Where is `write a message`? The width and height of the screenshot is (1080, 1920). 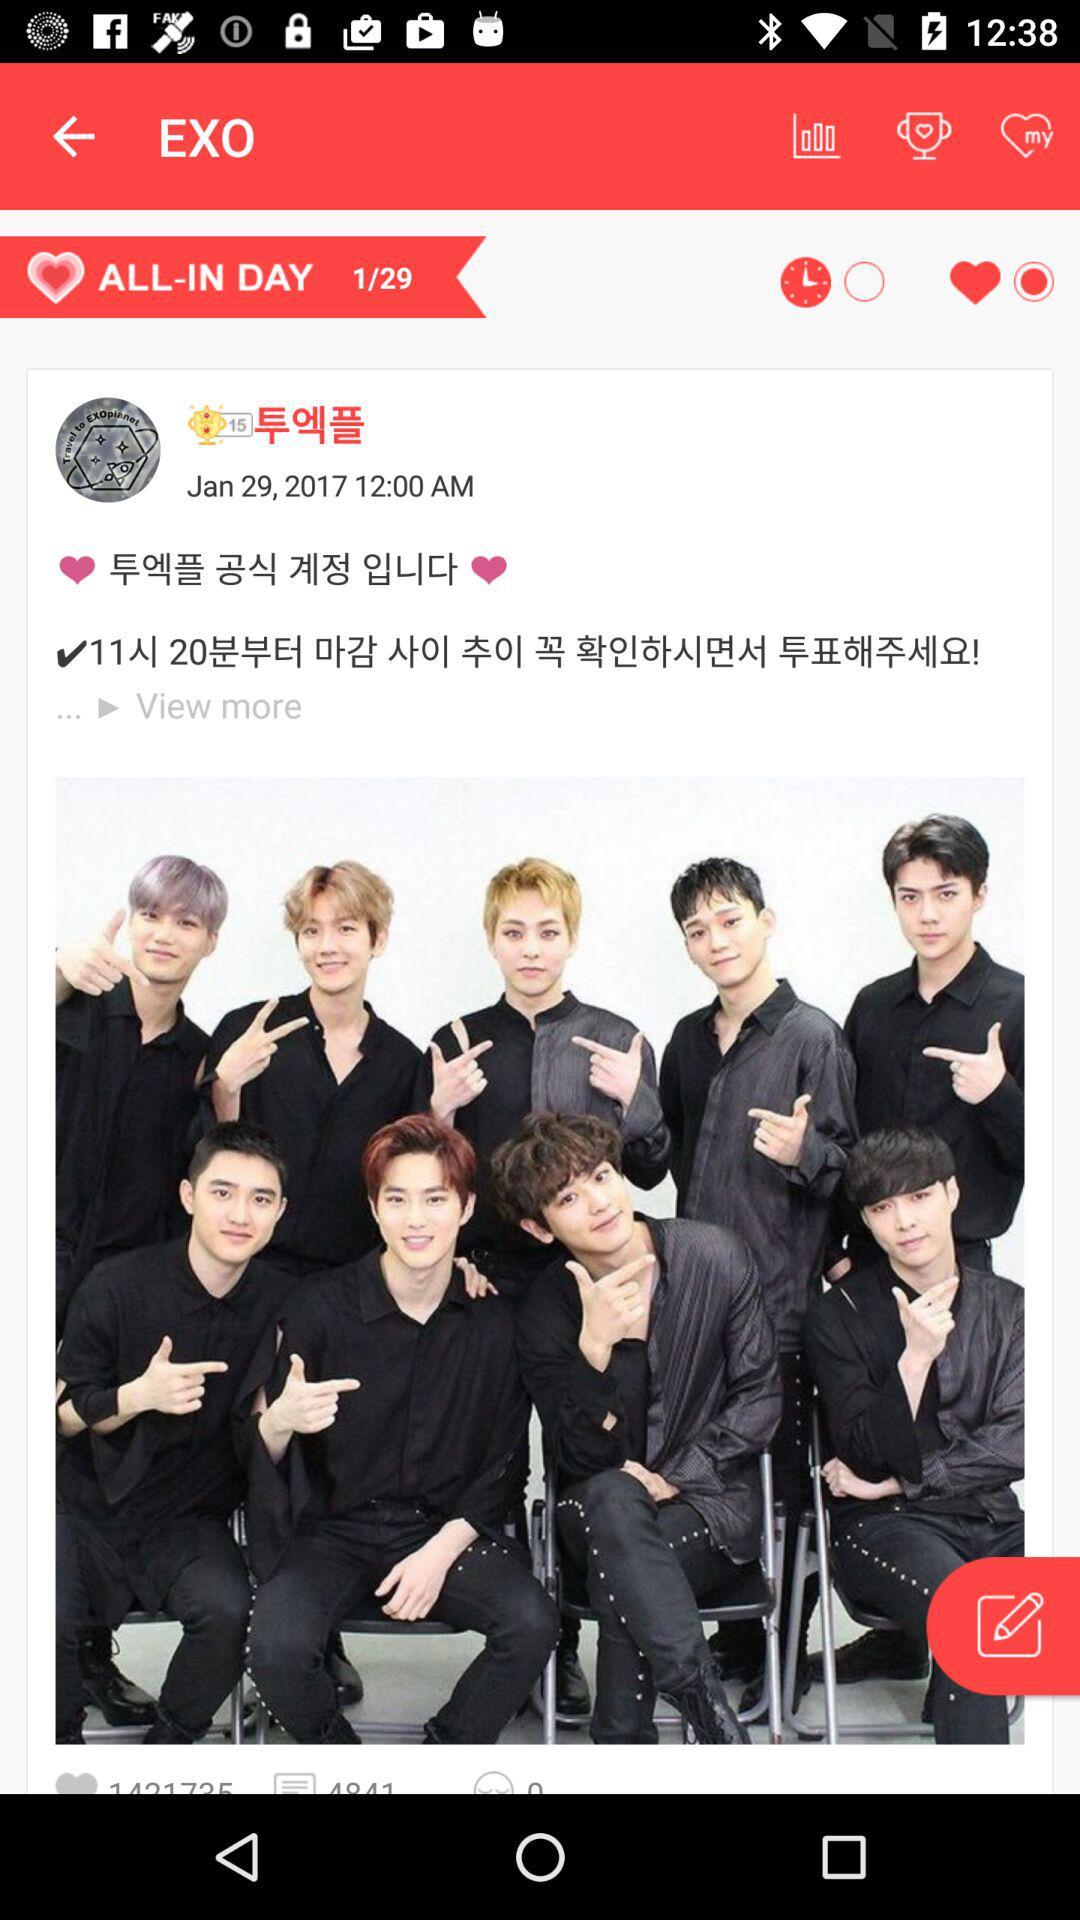
write a message is located at coordinates (1001, 1629).